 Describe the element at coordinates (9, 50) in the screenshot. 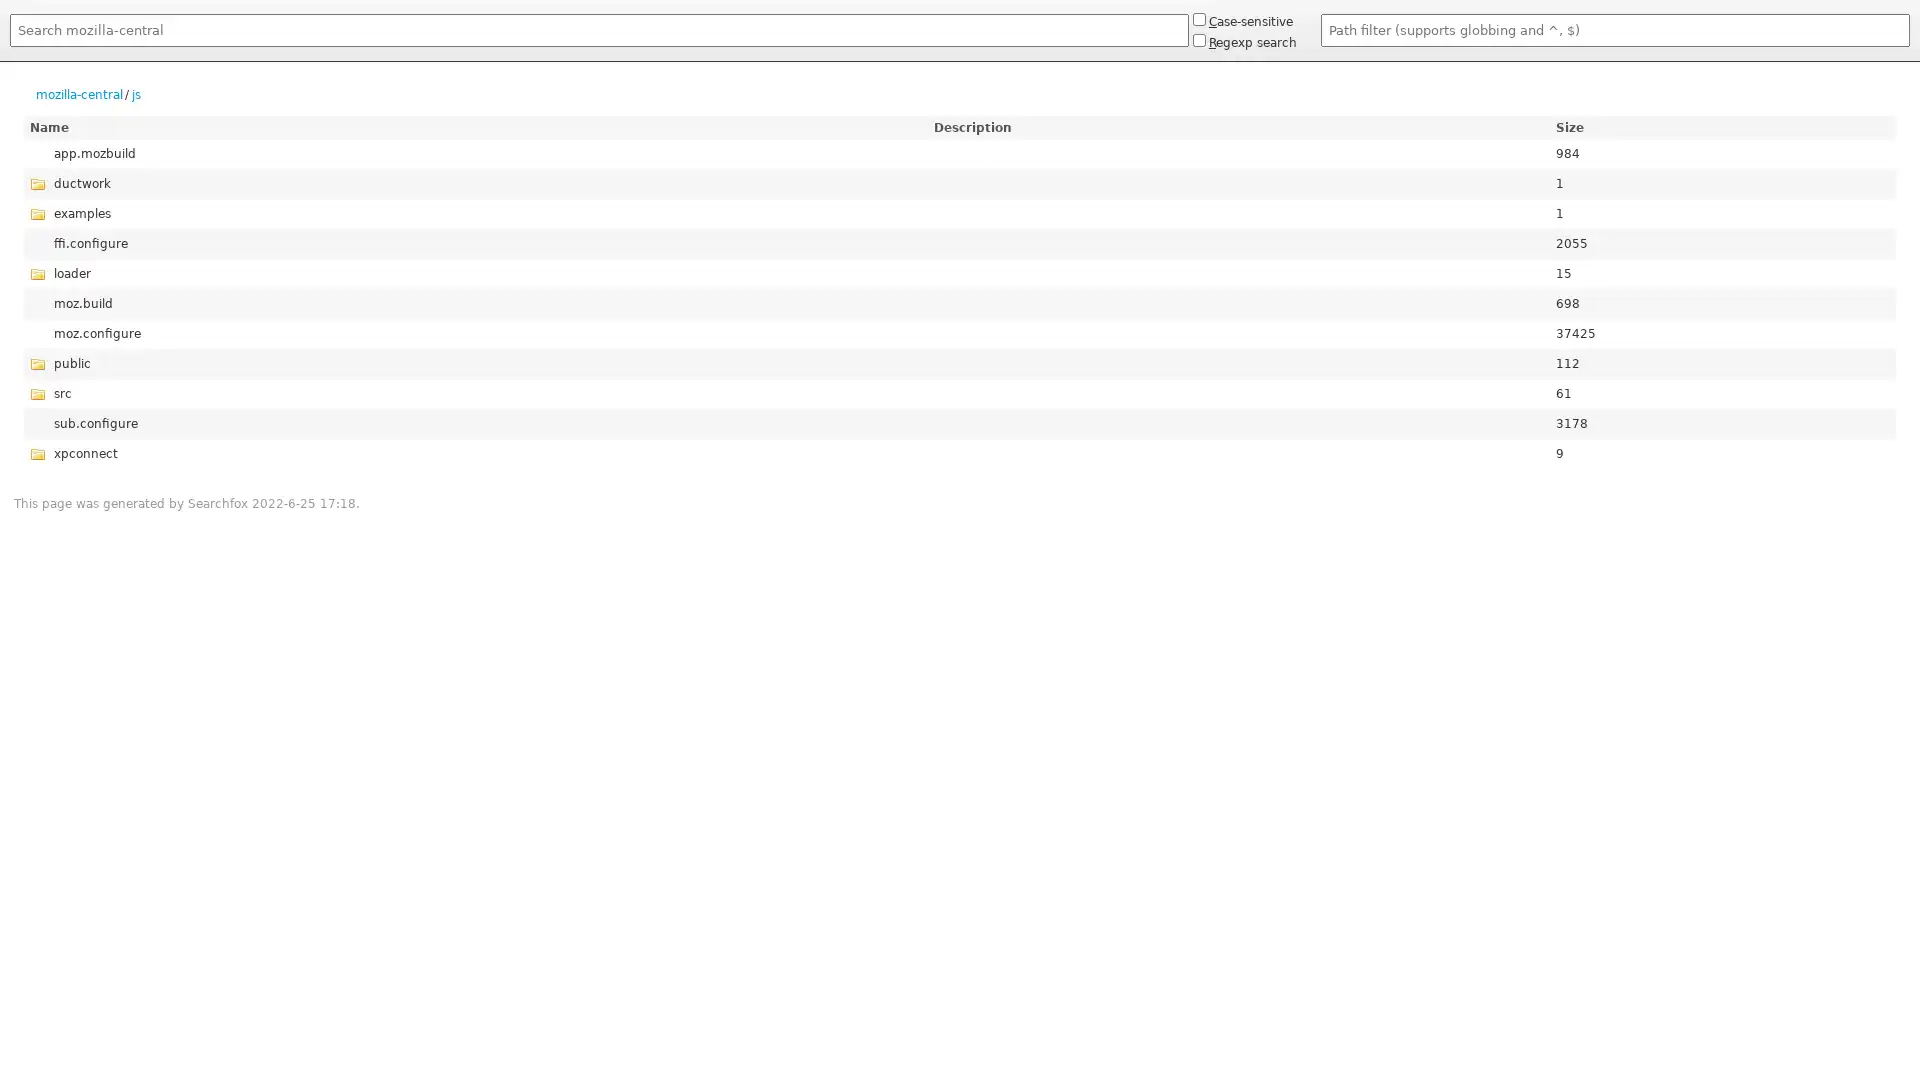

I see `Search` at that location.